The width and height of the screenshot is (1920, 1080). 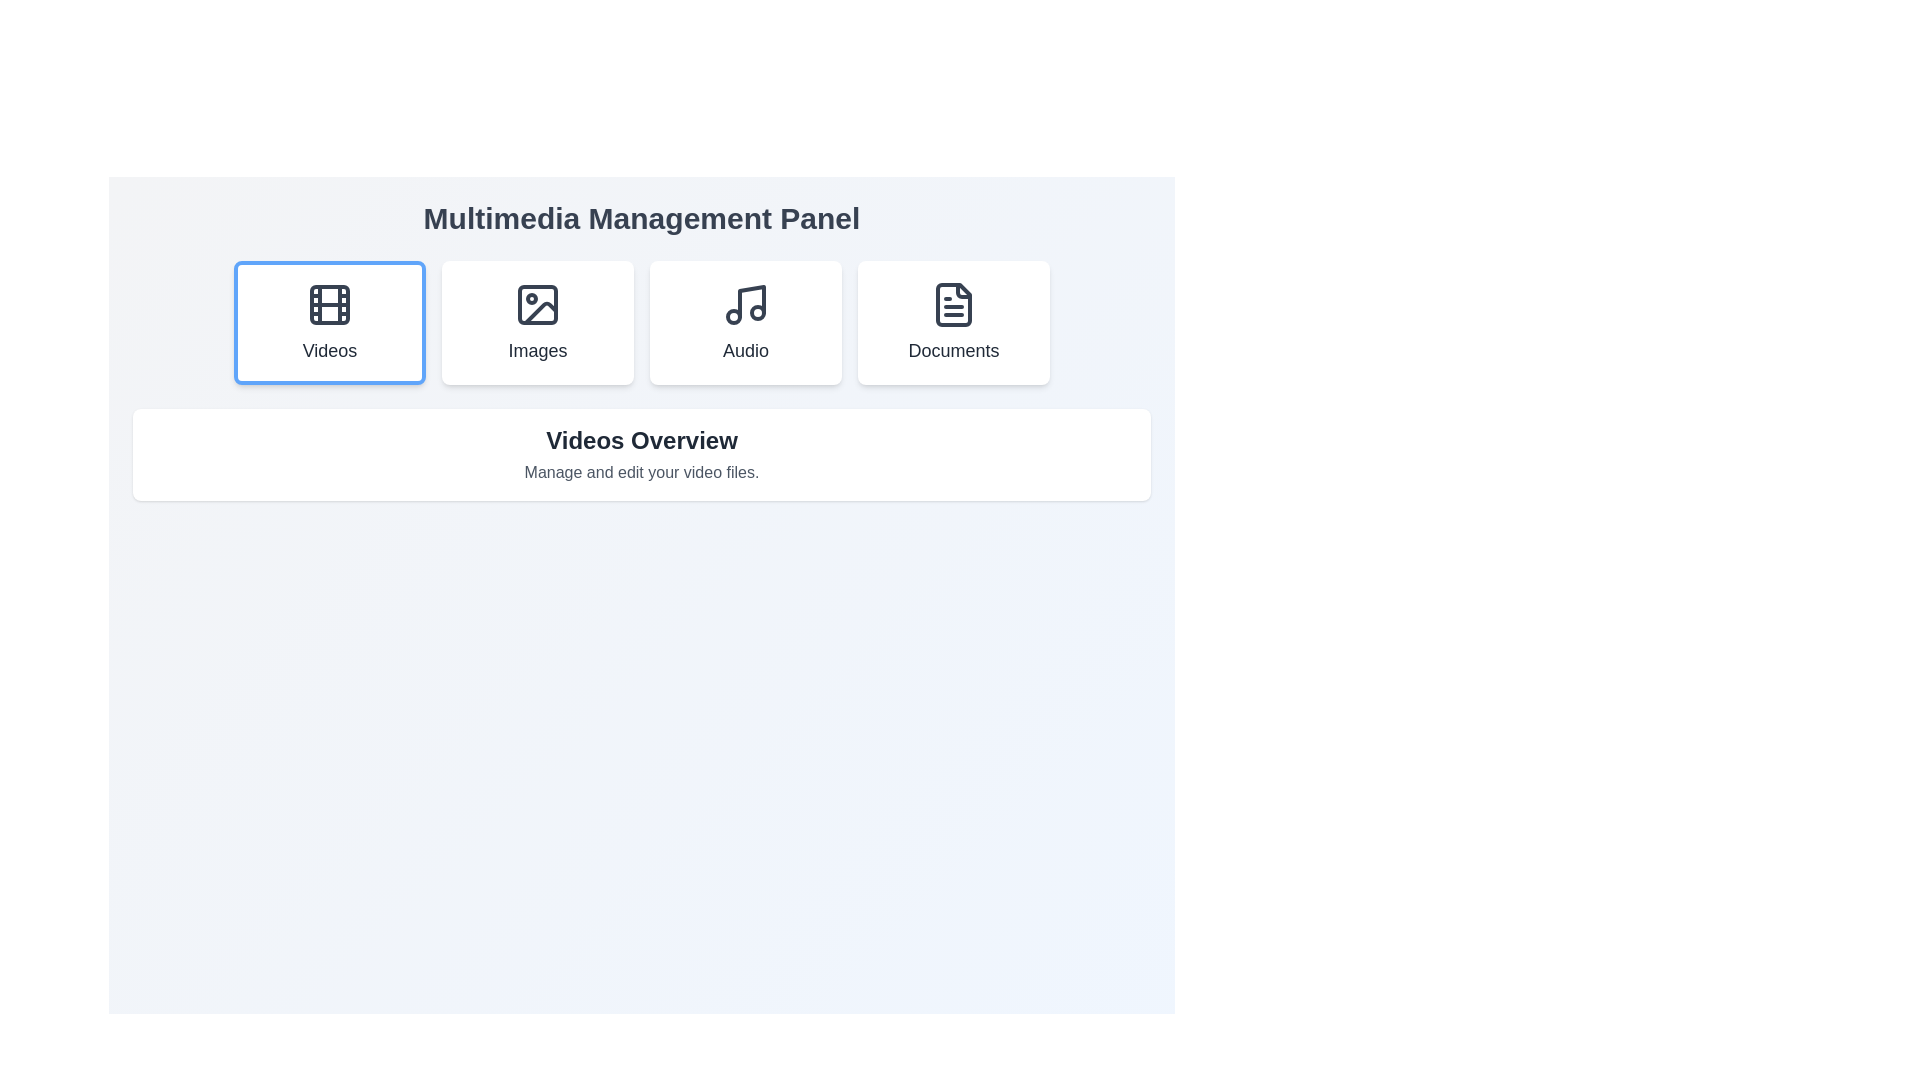 I want to click on text label displaying 'Images' in bold, dark gray font, positioned below an image icon in the second card of a row of four cards, so click(x=537, y=350).